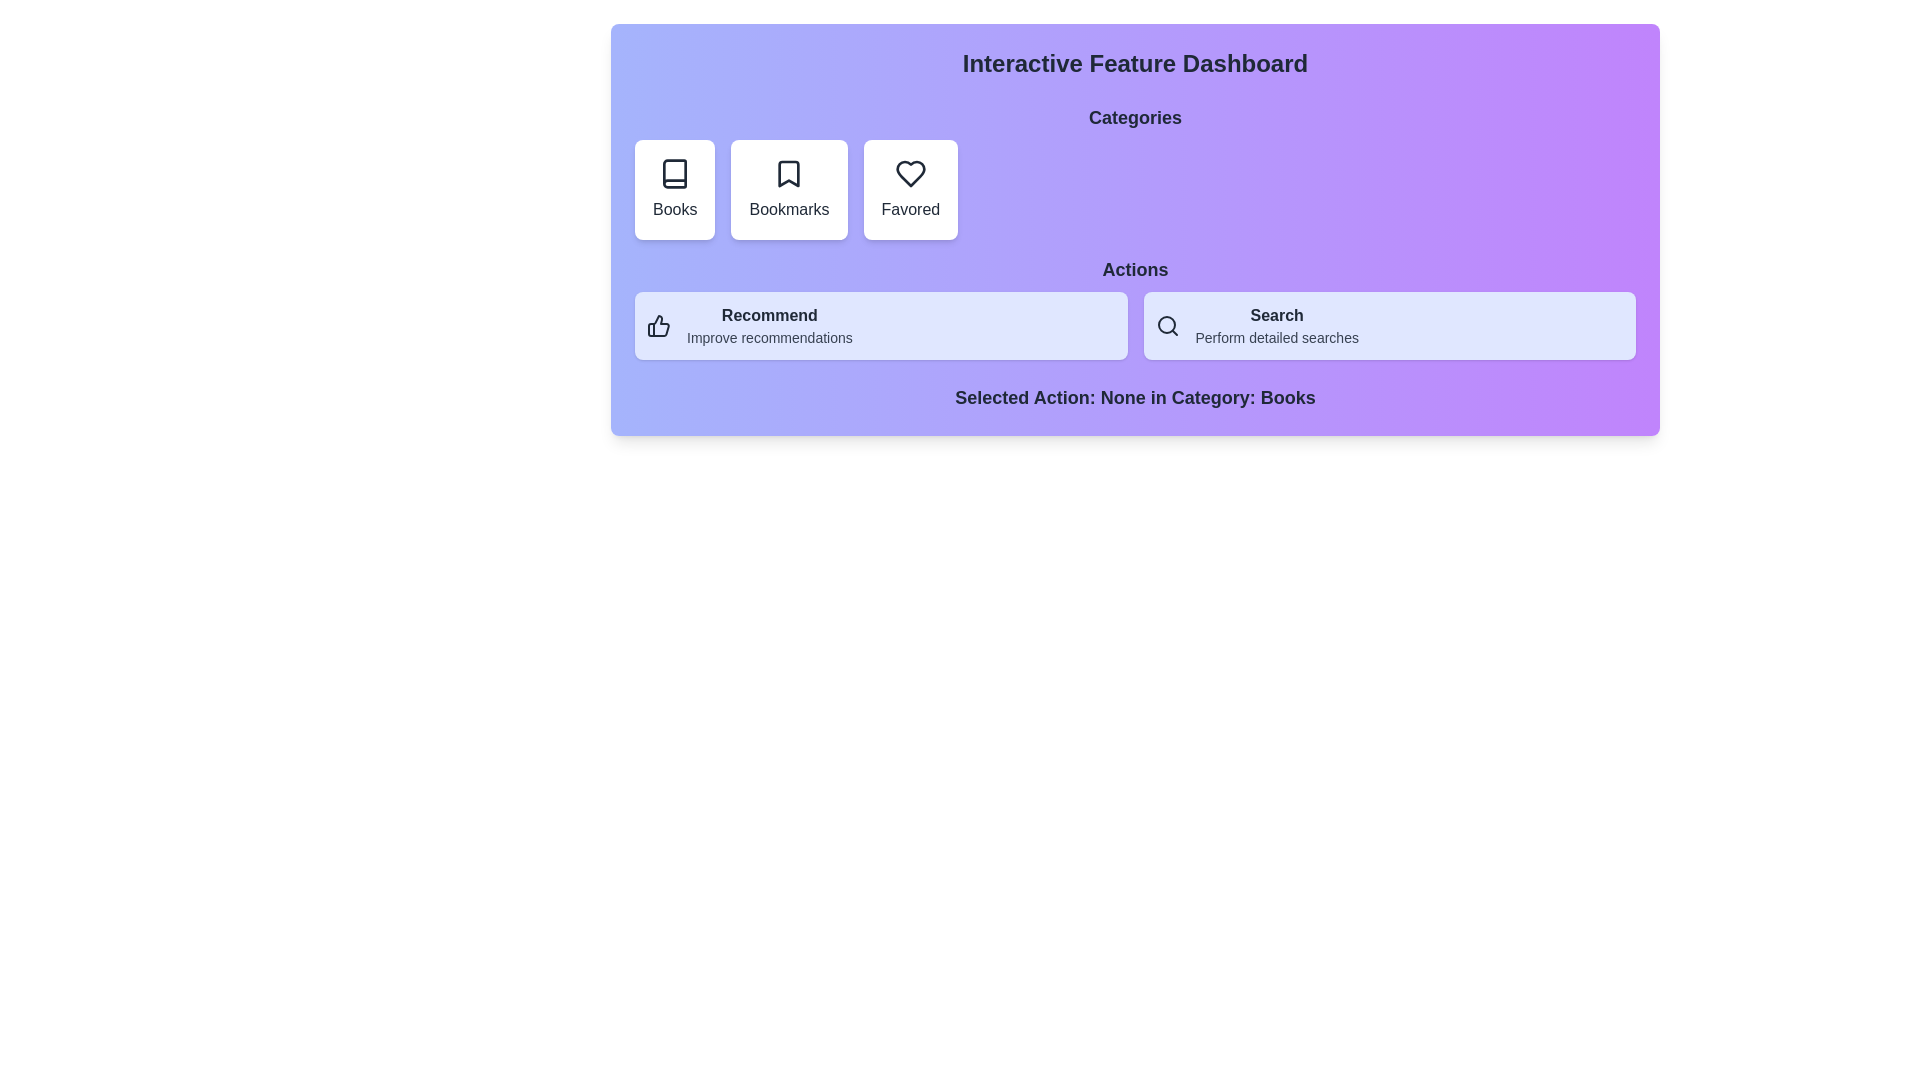  What do you see at coordinates (909, 172) in the screenshot?
I see `the heart-shaped icon with a hollow center, part of the 'Favored' card in the 'Categories' section` at bounding box center [909, 172].